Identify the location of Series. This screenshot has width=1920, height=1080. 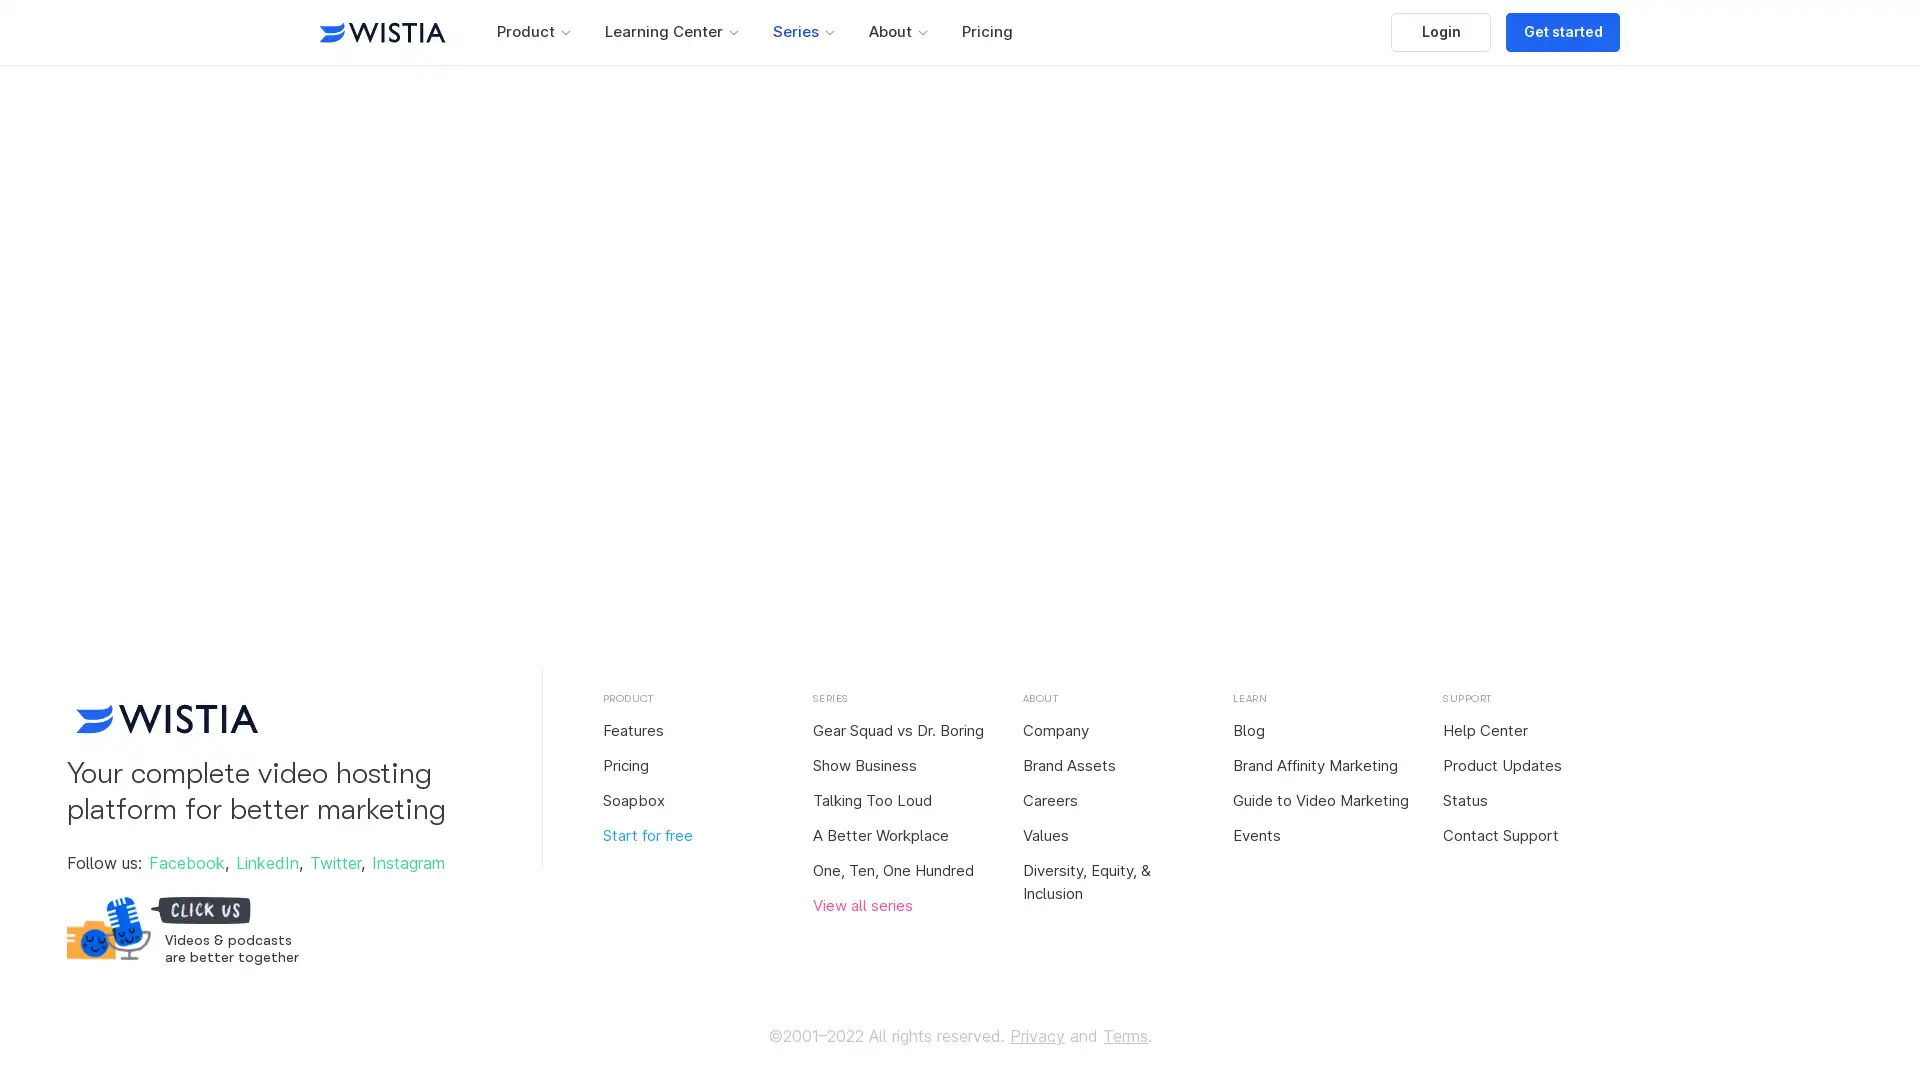
(802, 32).